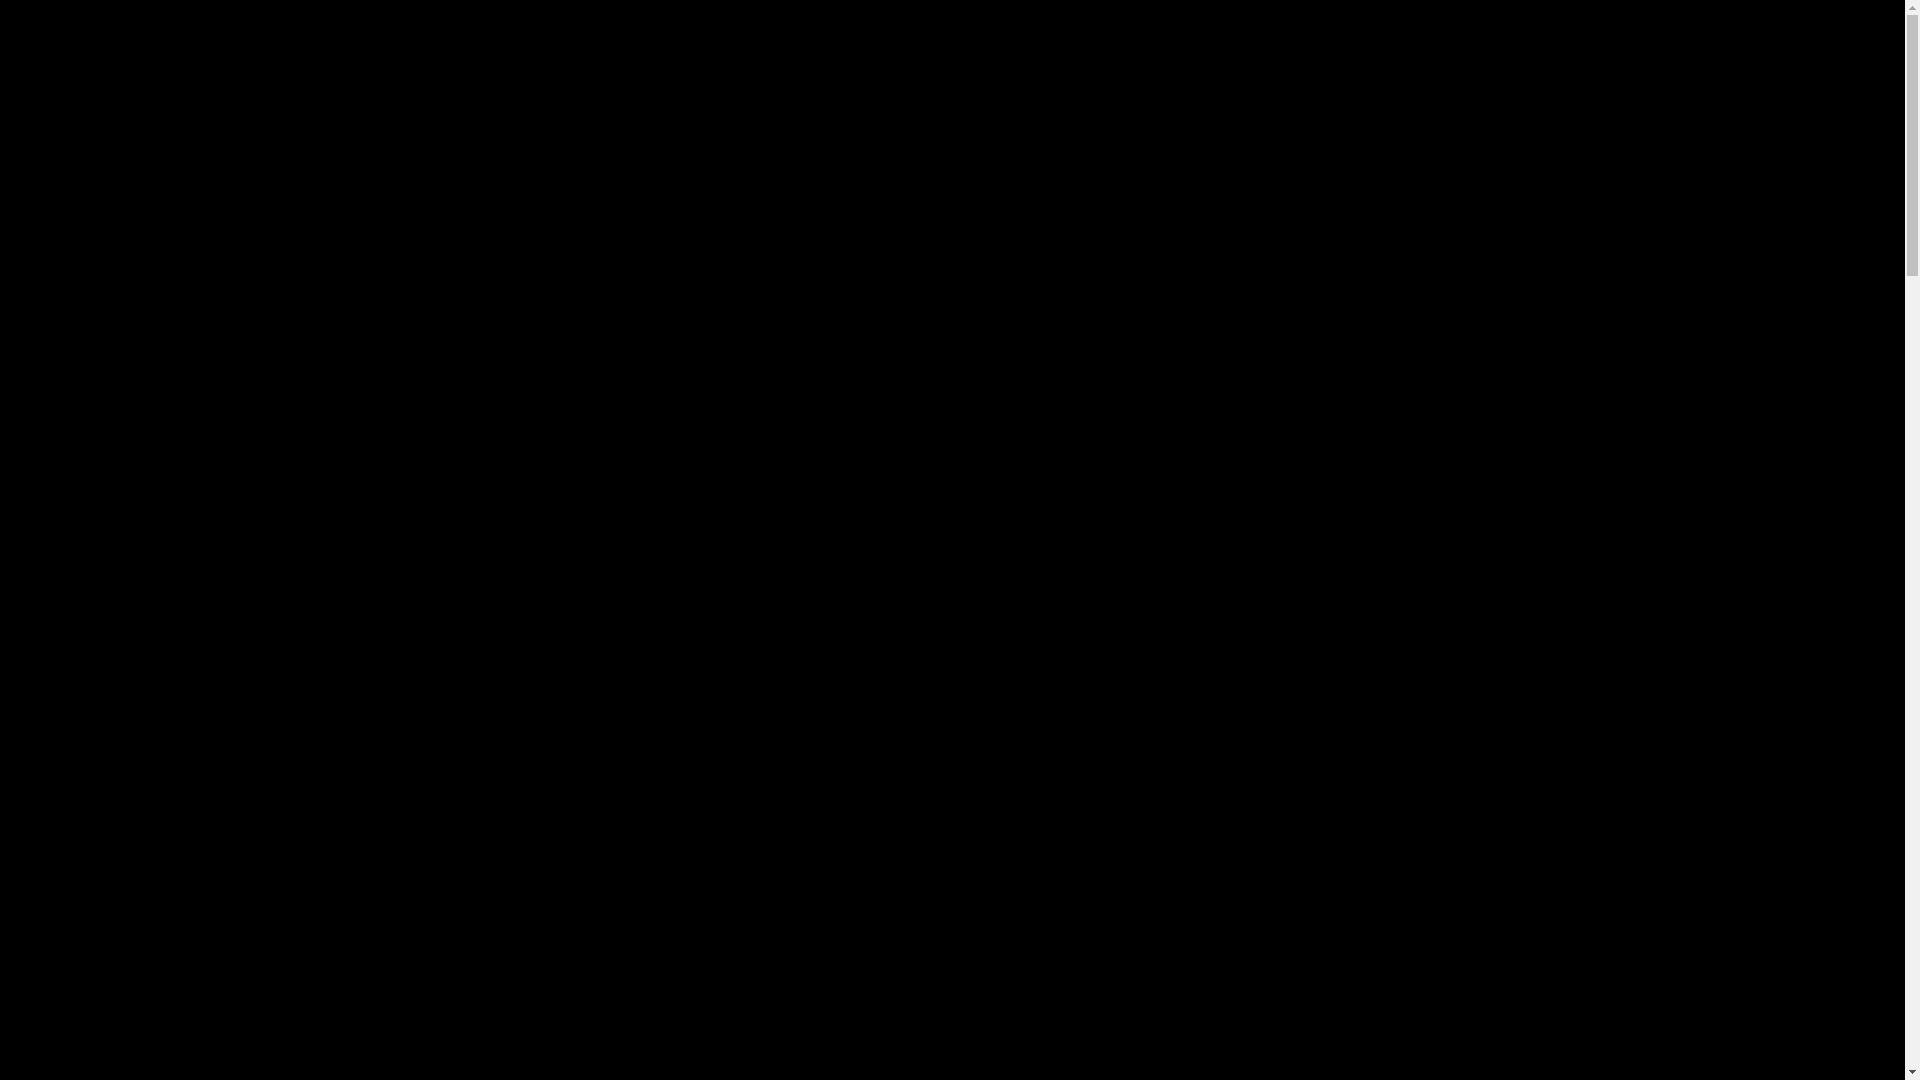 The width and height of the screenshot is (1920, 1080). What do you see at coordinates (48, 124) in the screenshot?
I see `'Verkoopsvoorwaarden'` at bounding box center [48, 124].